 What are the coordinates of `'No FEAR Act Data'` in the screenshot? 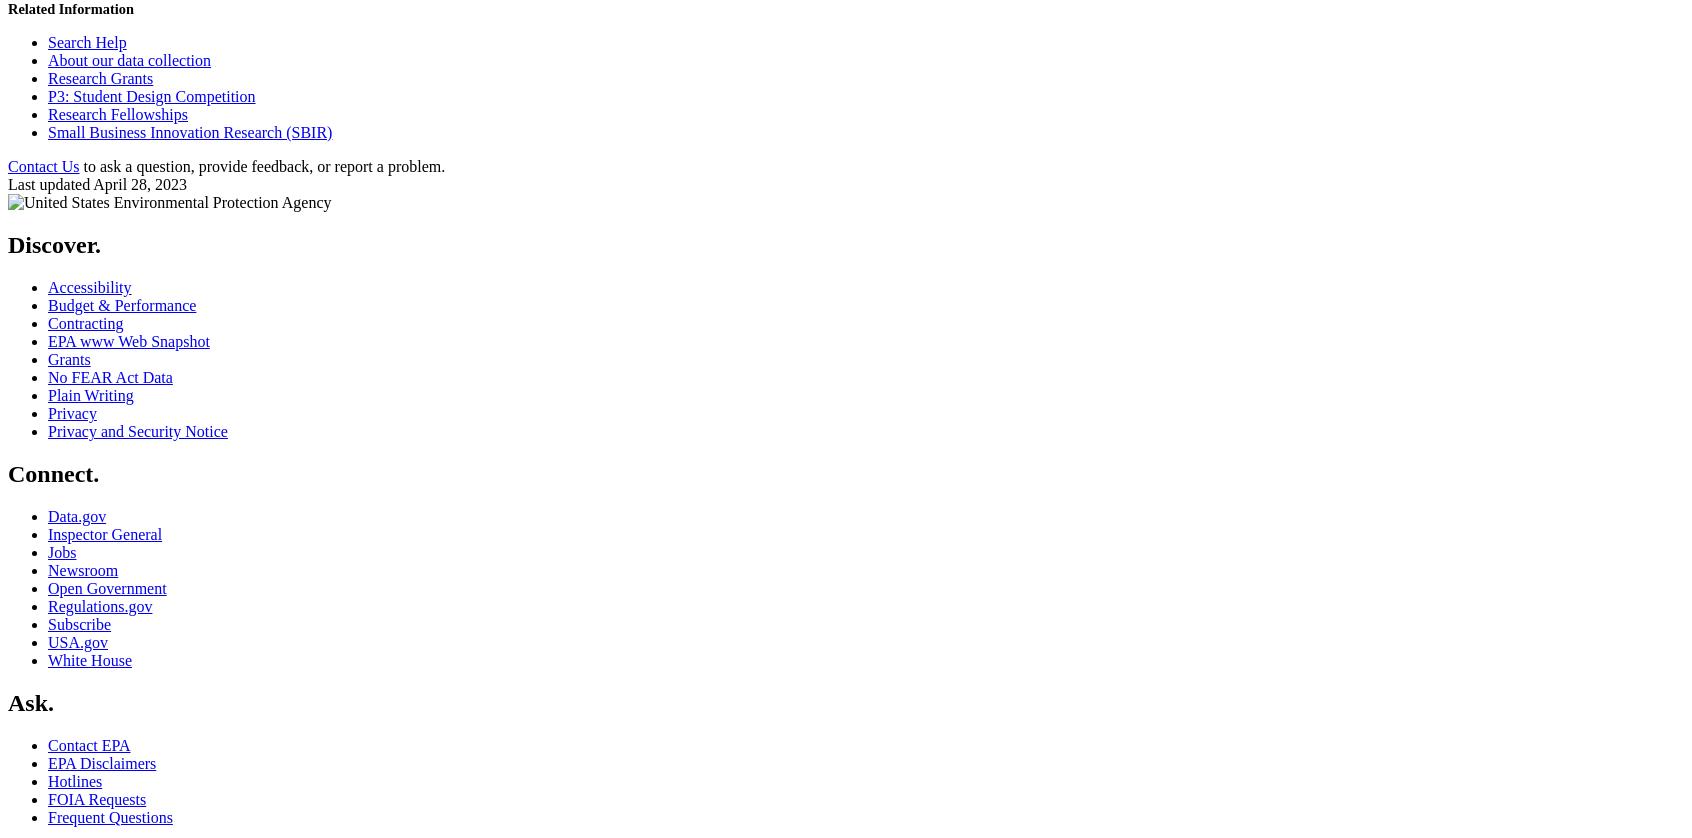 It's located at (109, 376).